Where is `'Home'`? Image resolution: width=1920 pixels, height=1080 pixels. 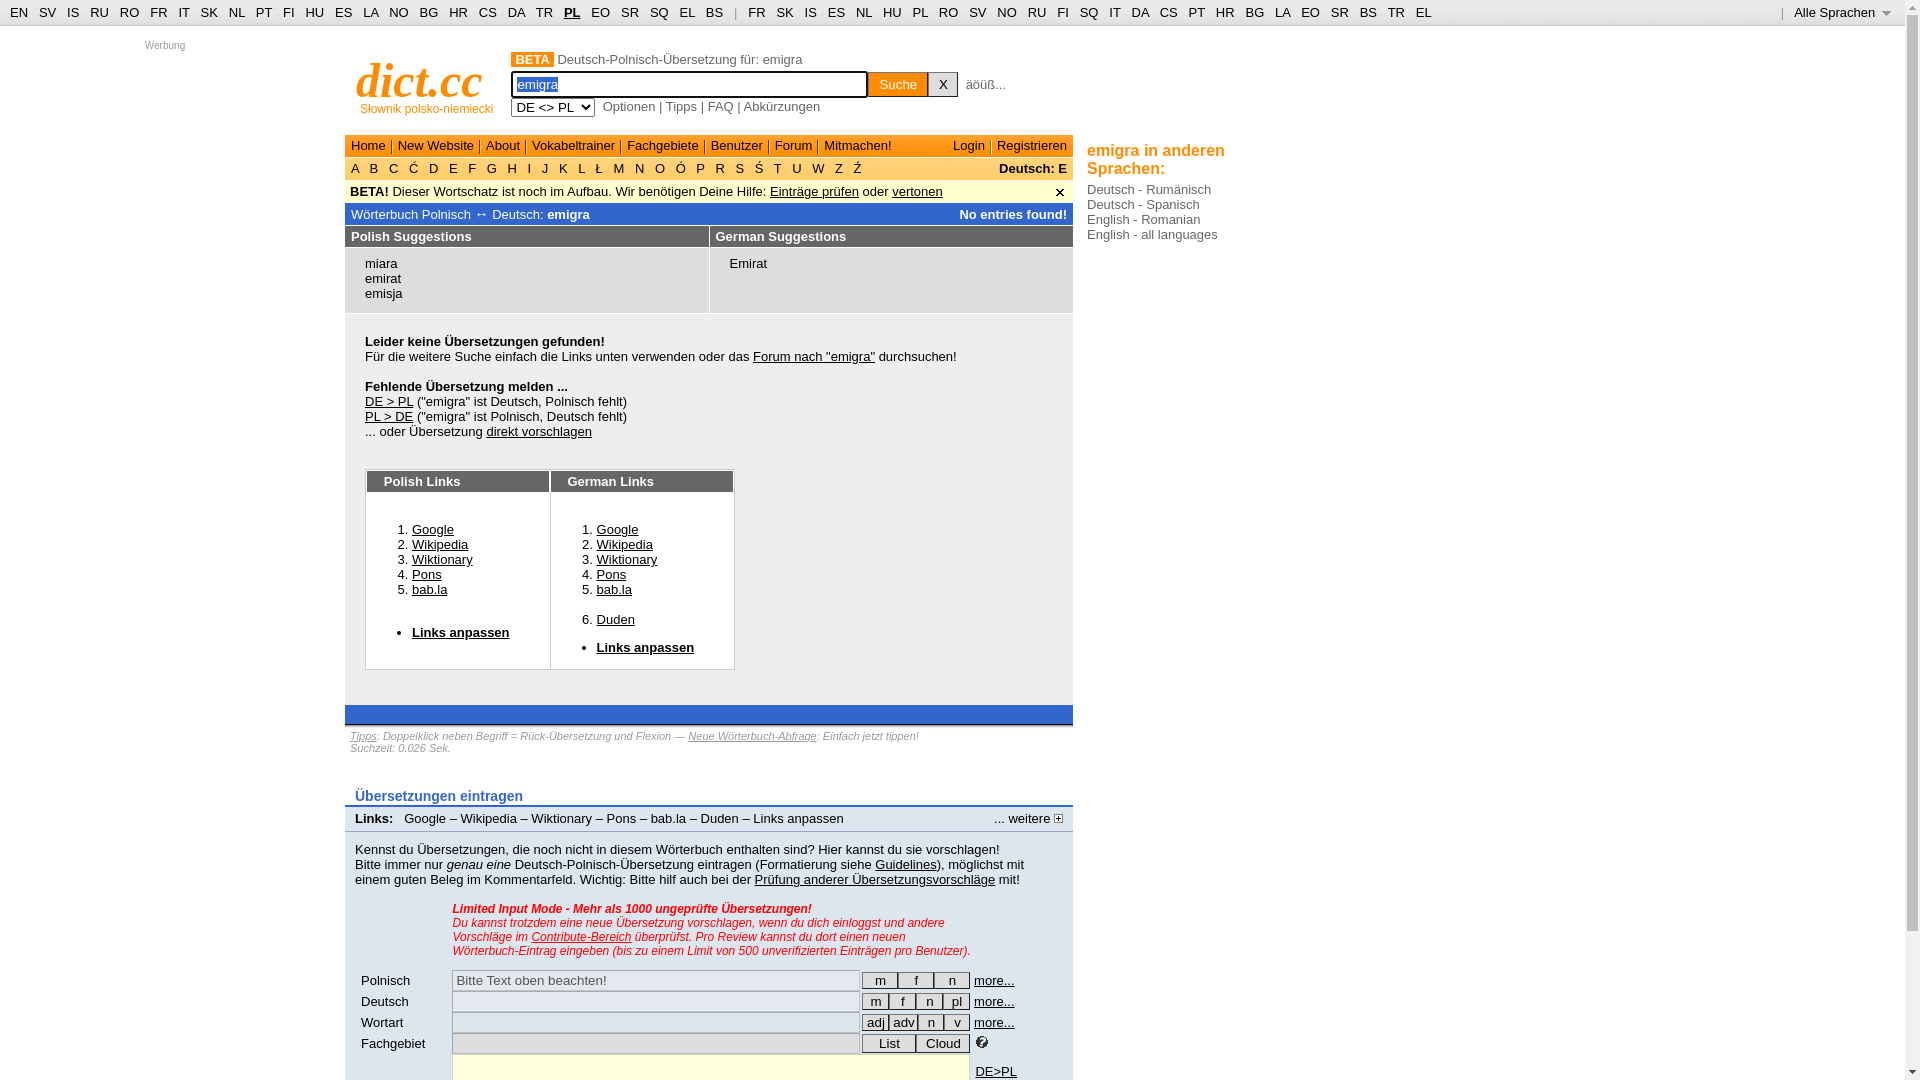 'Home' is located at coordinates (350, 144).